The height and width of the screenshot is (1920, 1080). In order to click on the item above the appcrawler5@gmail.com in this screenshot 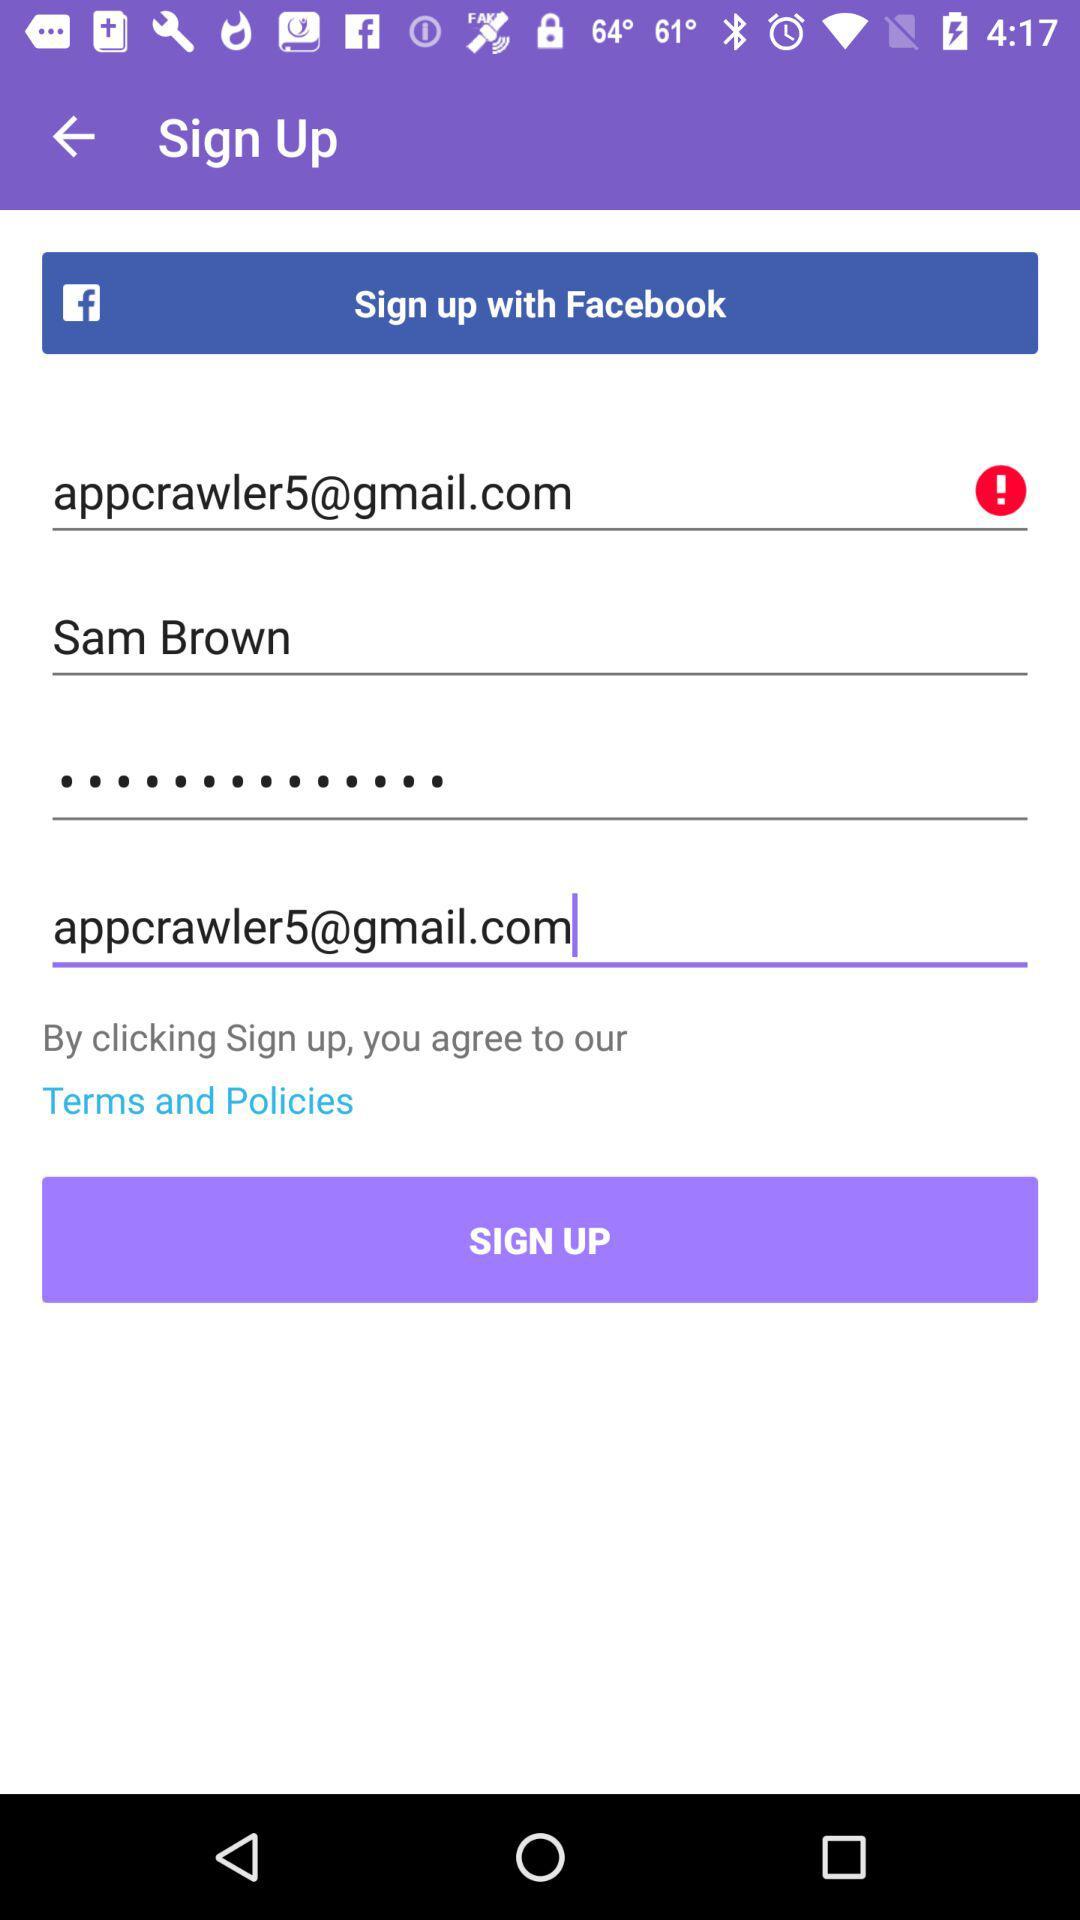, I will do `click(540, 780)`.